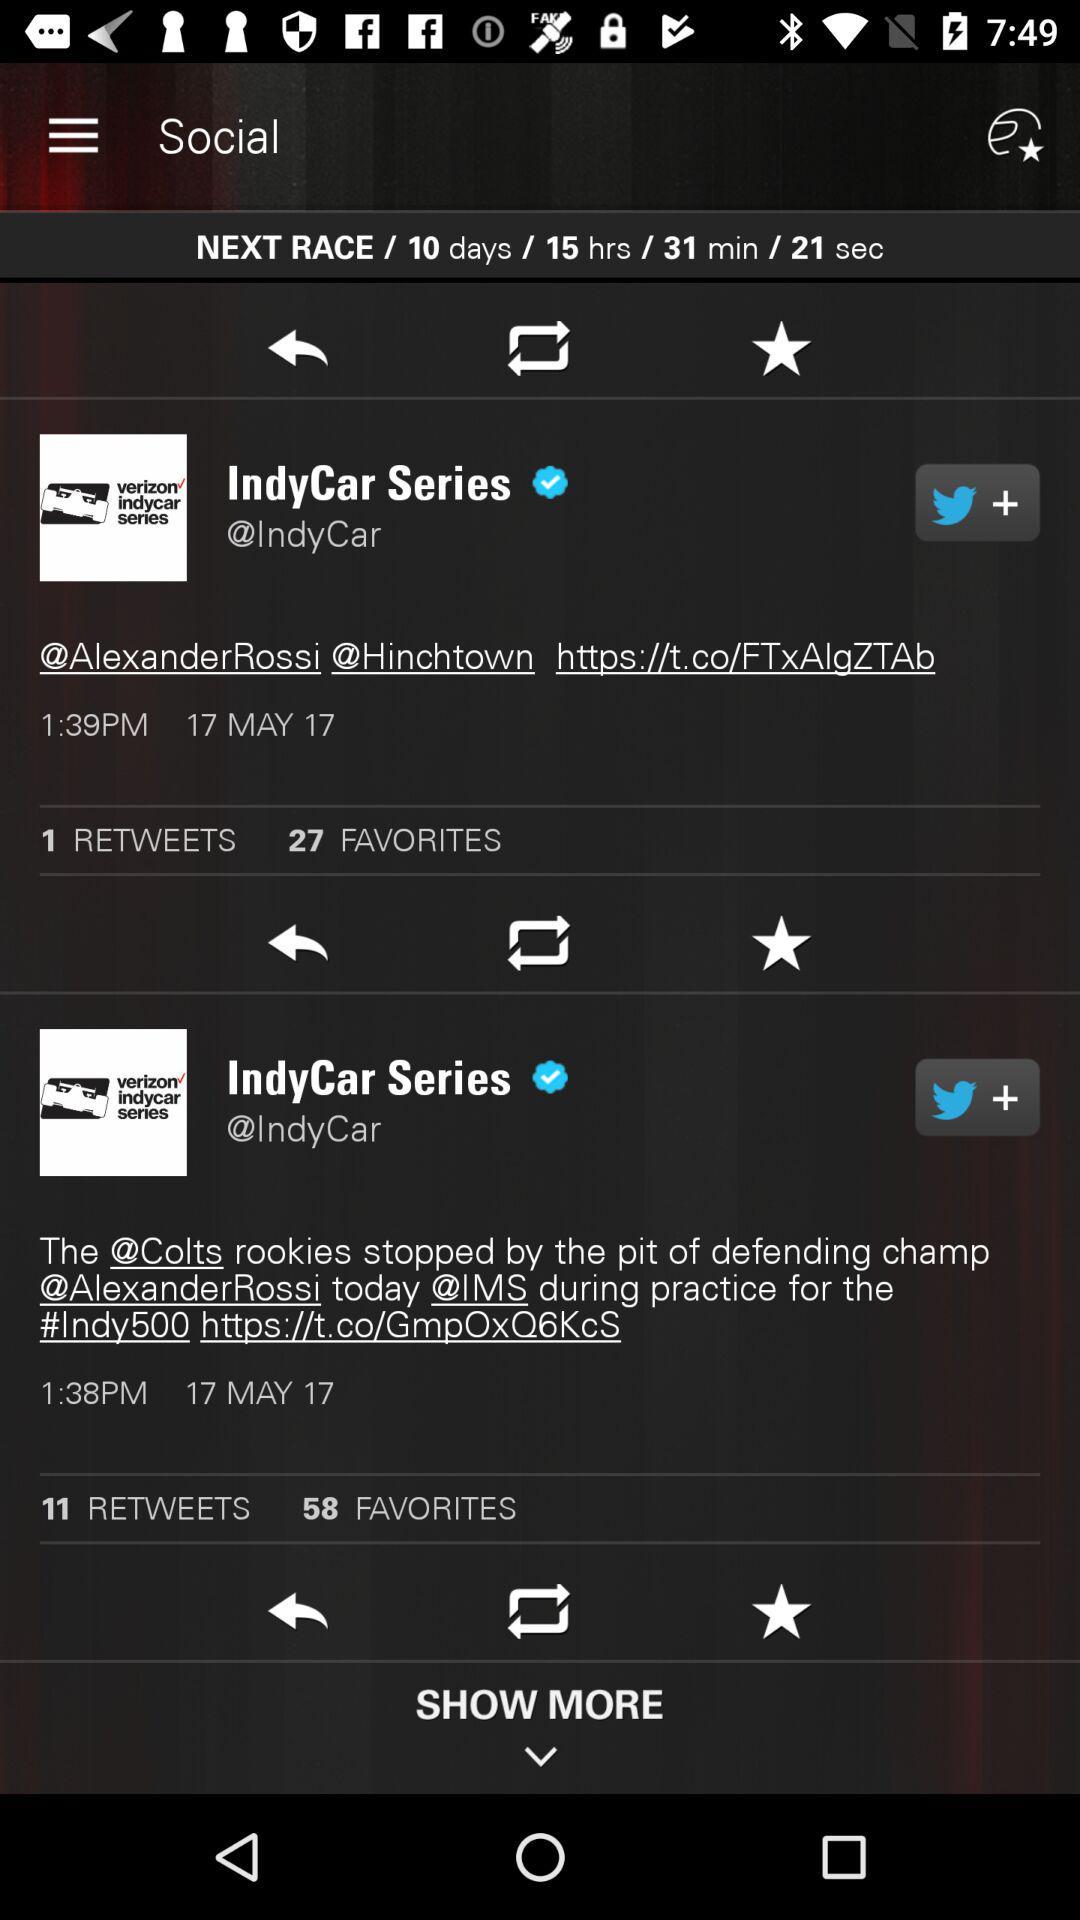  I want to click on the text which is below indycar series, so click(540, 656).